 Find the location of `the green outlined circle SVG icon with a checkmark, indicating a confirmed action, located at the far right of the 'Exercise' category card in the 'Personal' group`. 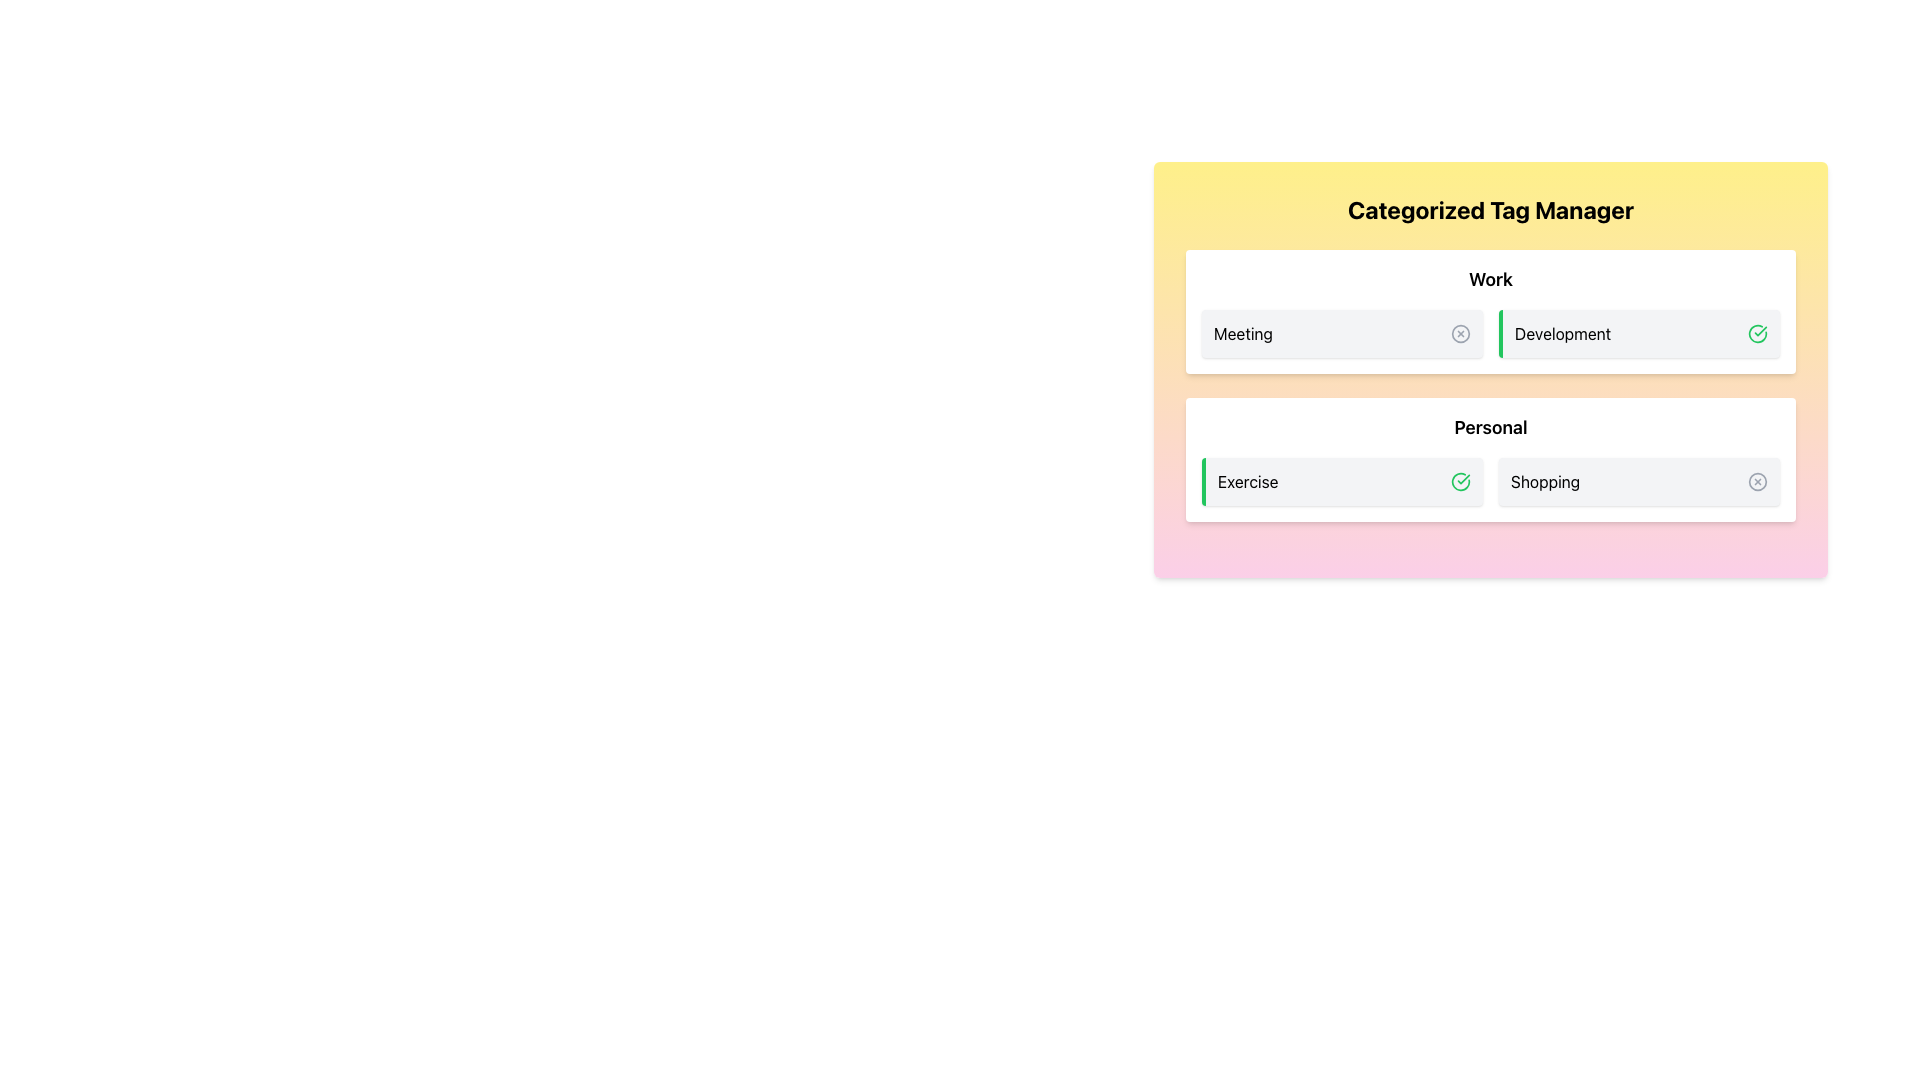

the green outlined circle SVG icon with a checkmark, indicating a confirmed action, located at the far right of the 'Exercise' category card in the 'Personal' group is located at coordinates (1460, 482).